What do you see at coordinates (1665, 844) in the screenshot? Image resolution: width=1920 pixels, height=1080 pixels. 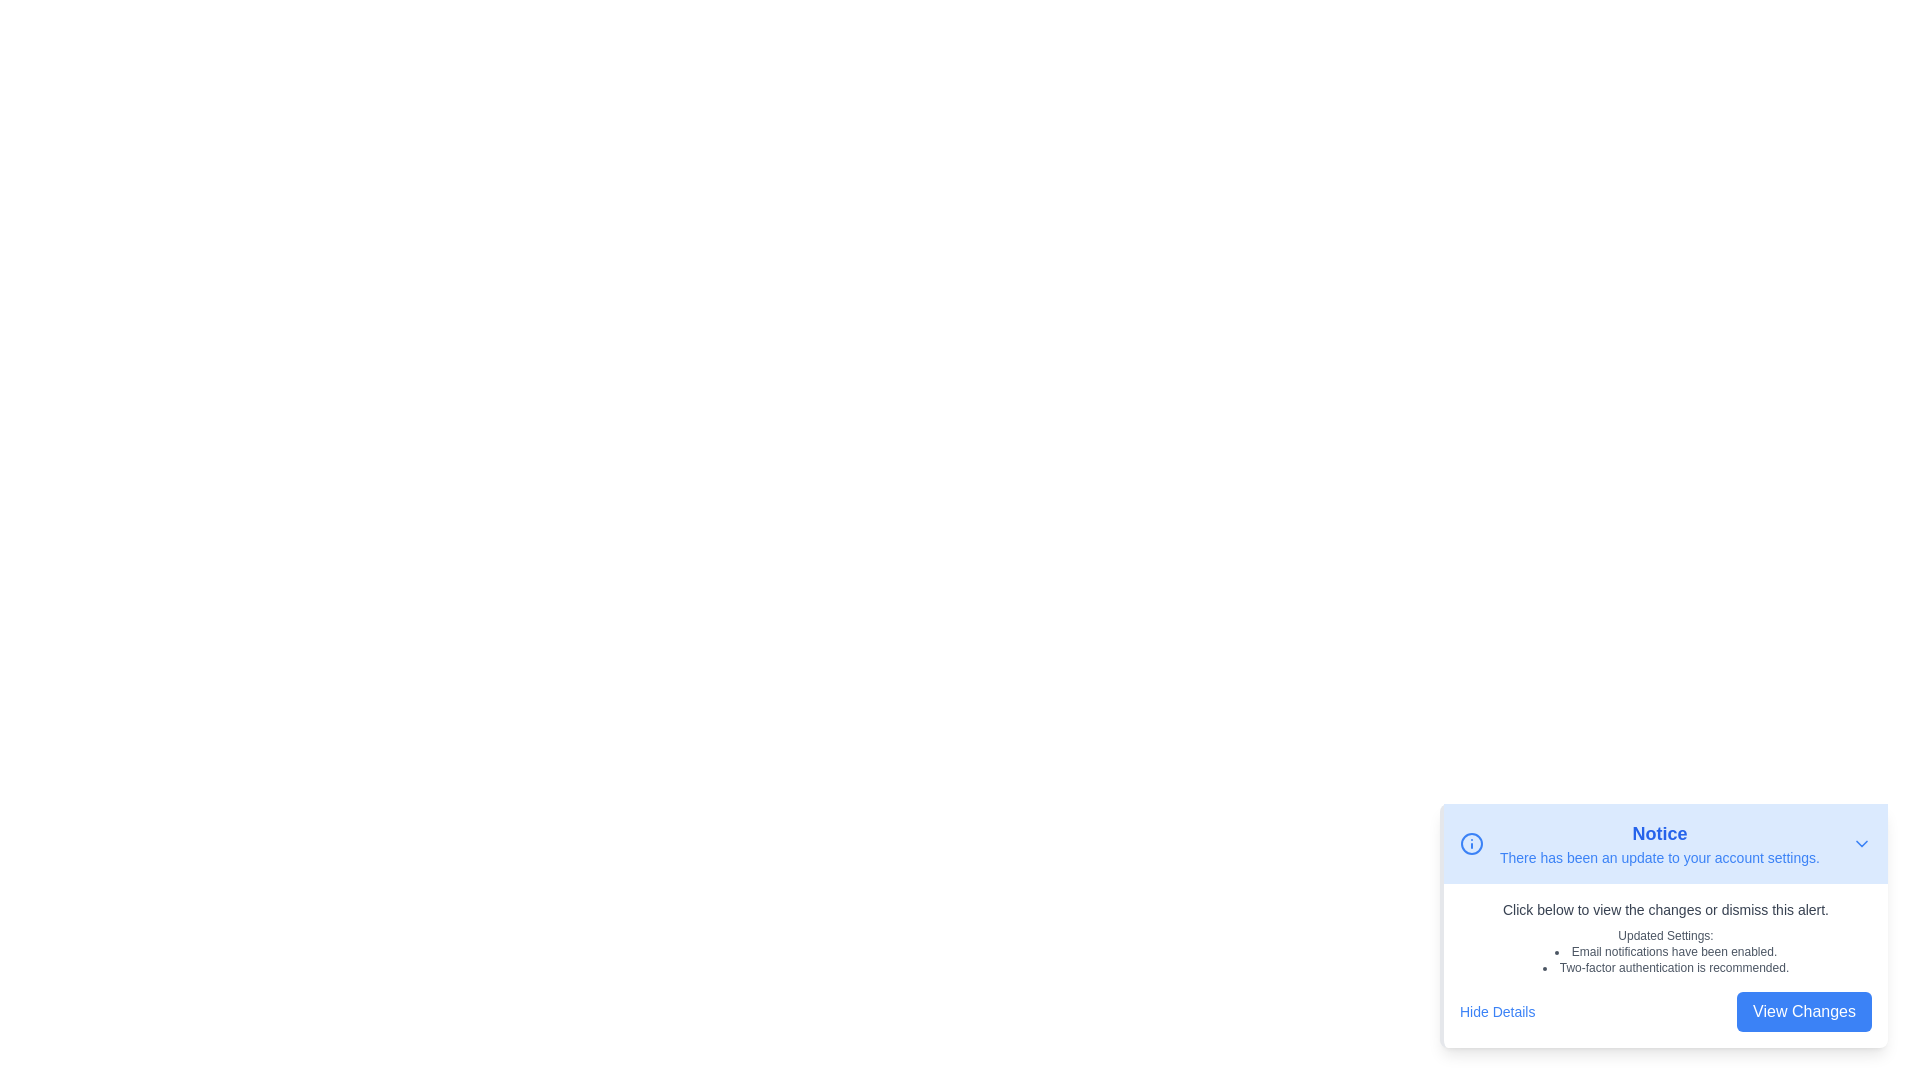 I see `the Informative banner located at the top of the rectangular panel in the bottom-right corner of the interface, which informs users about an update to their account settings` at bounding box center [1665, 844].